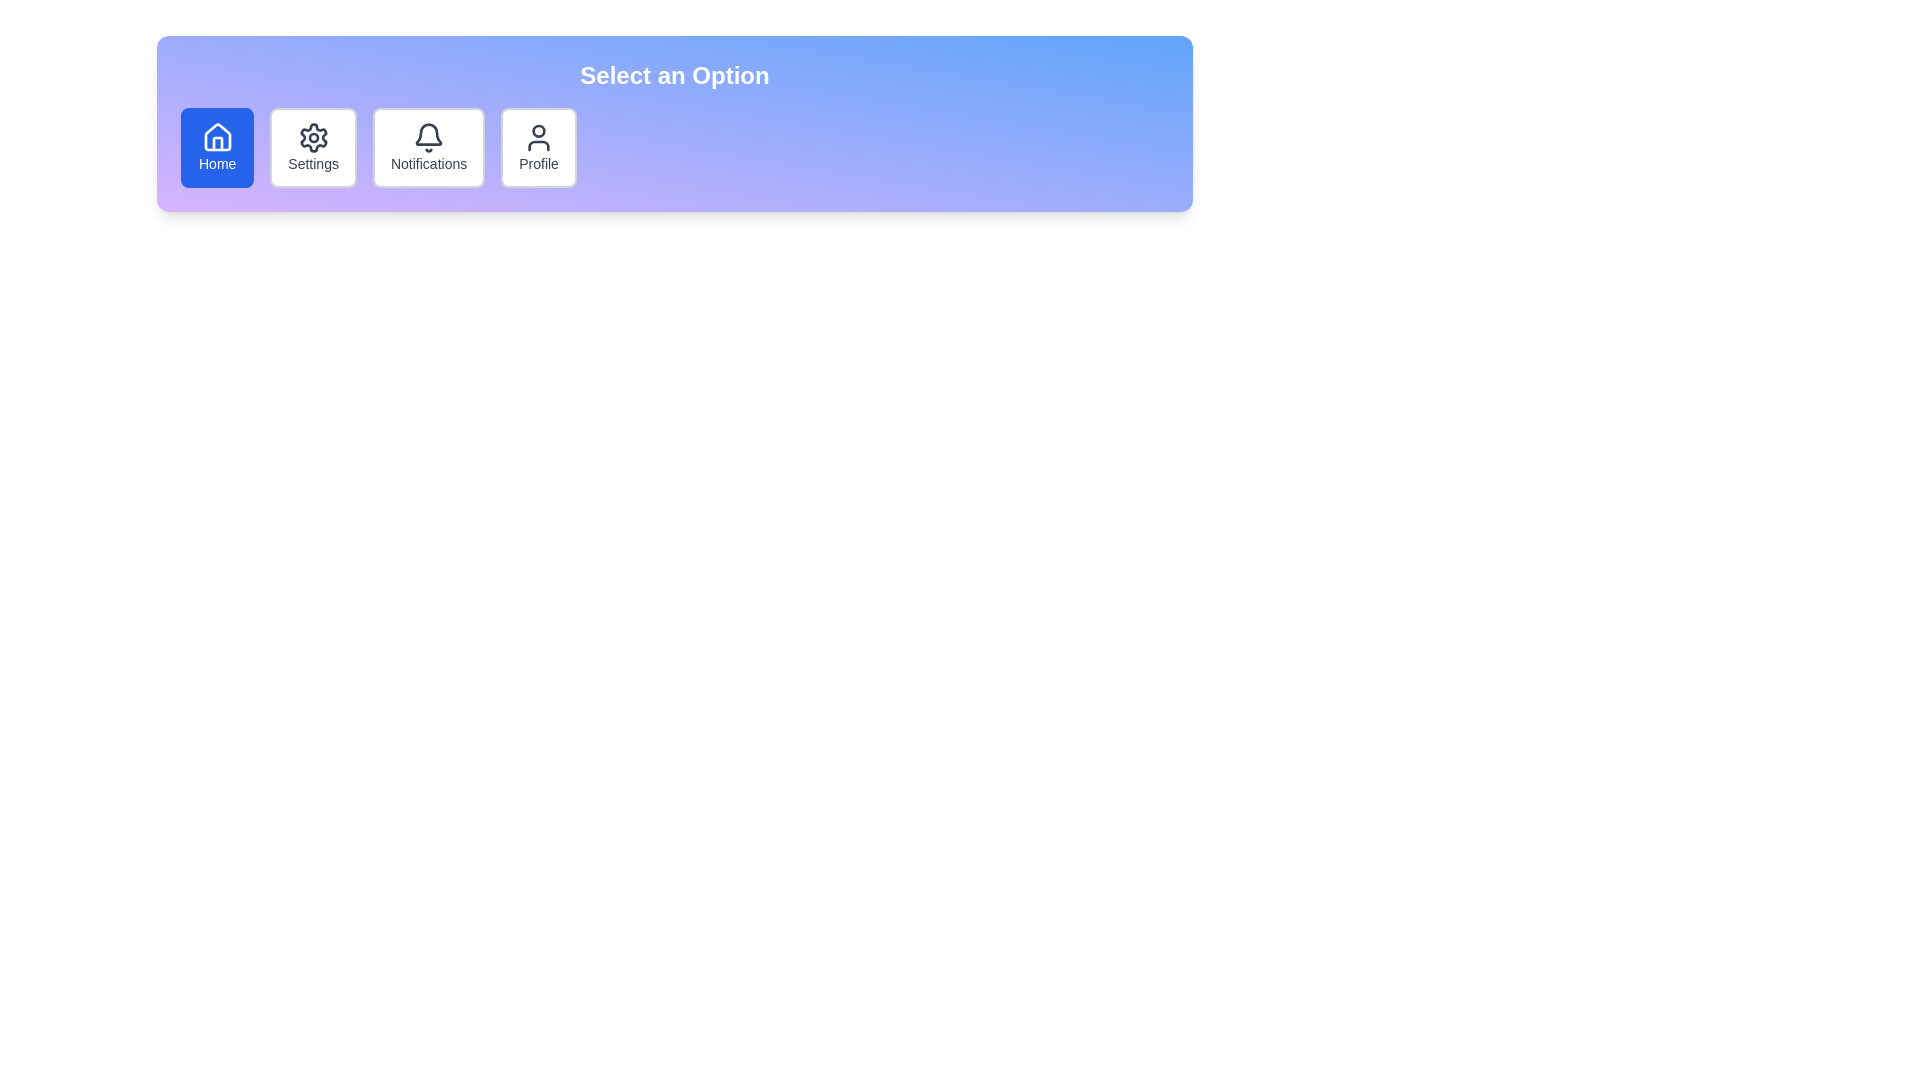  Describe the element at coordinates (312, 146) in the screenshot. I see `the 'Settings' button, which has a white background, gray text, and a gear icon above the label` at that location.